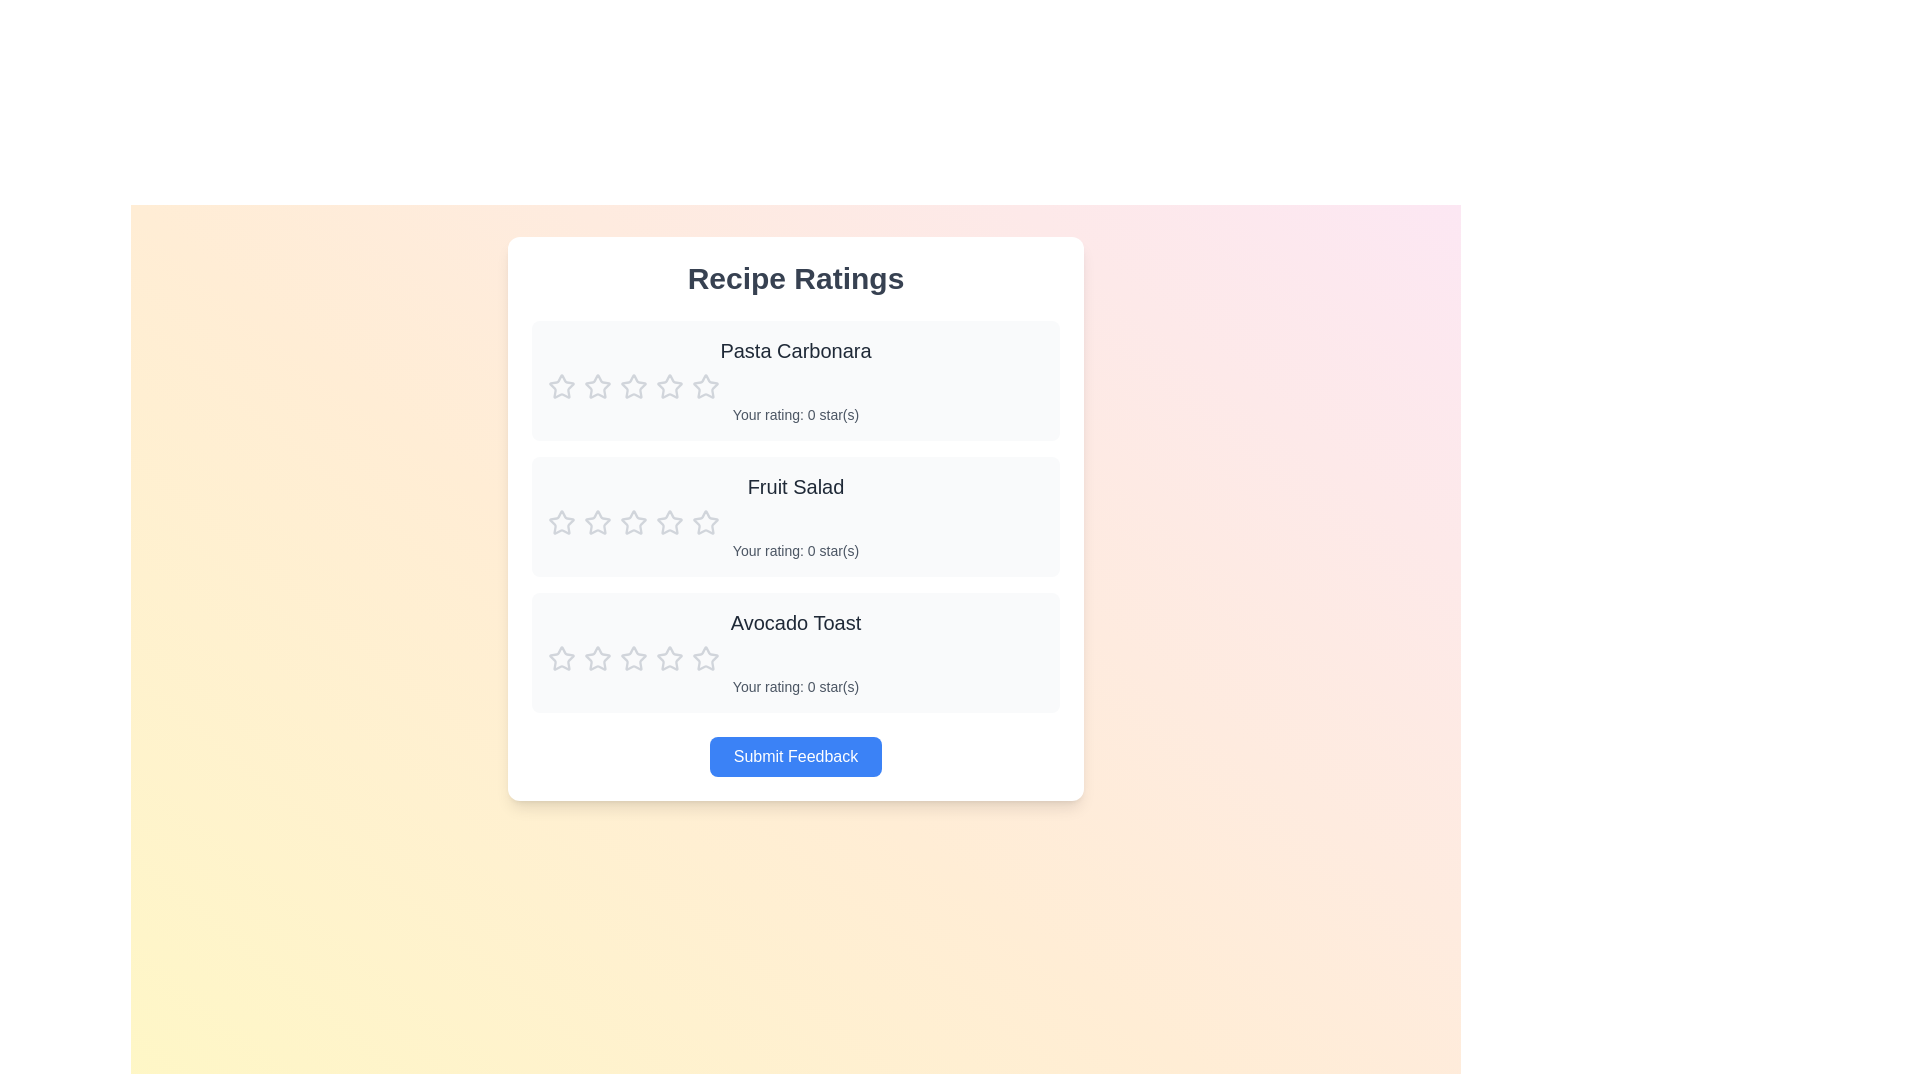 The width and height of the screenshot is (1920, 1080). What do you see at coordinates (597, 521) in the screenshot?
I see `the first star icon in the rating widget for 'Fruit Salad'` at bounding box center [597, 521].